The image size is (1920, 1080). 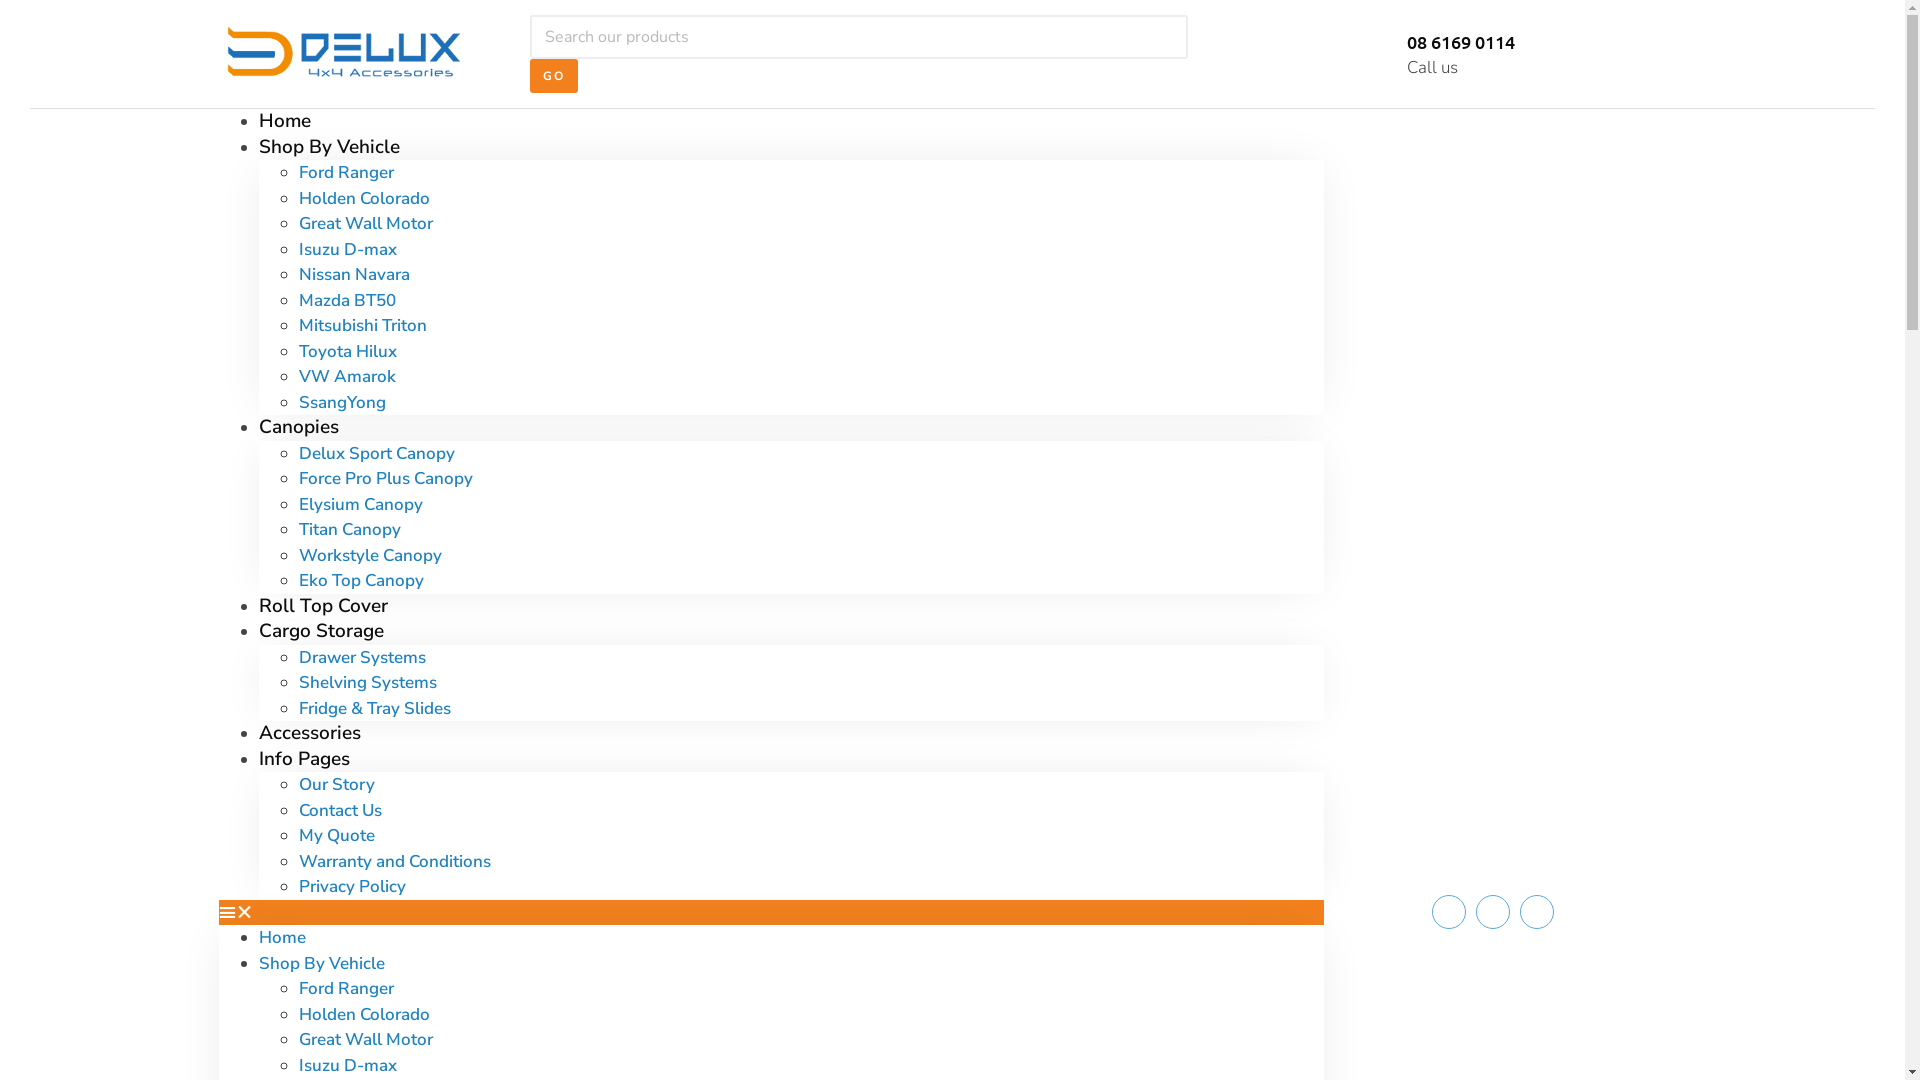 What do you see at coordinates (336, 783) in the screenshot?
I see `'Our Story'` at bounding box center [336, 783].